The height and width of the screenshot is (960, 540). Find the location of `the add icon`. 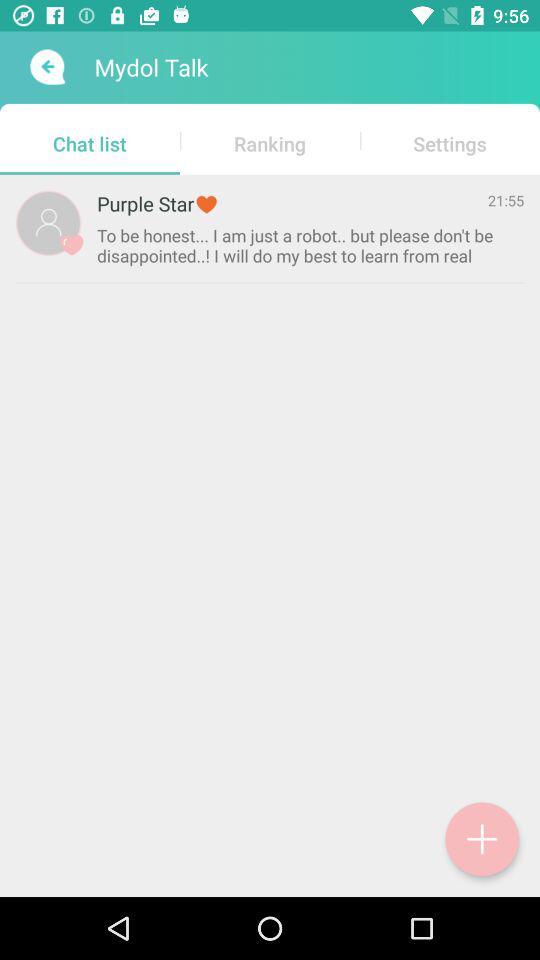

the add icon is located at coordinates (481, 839).